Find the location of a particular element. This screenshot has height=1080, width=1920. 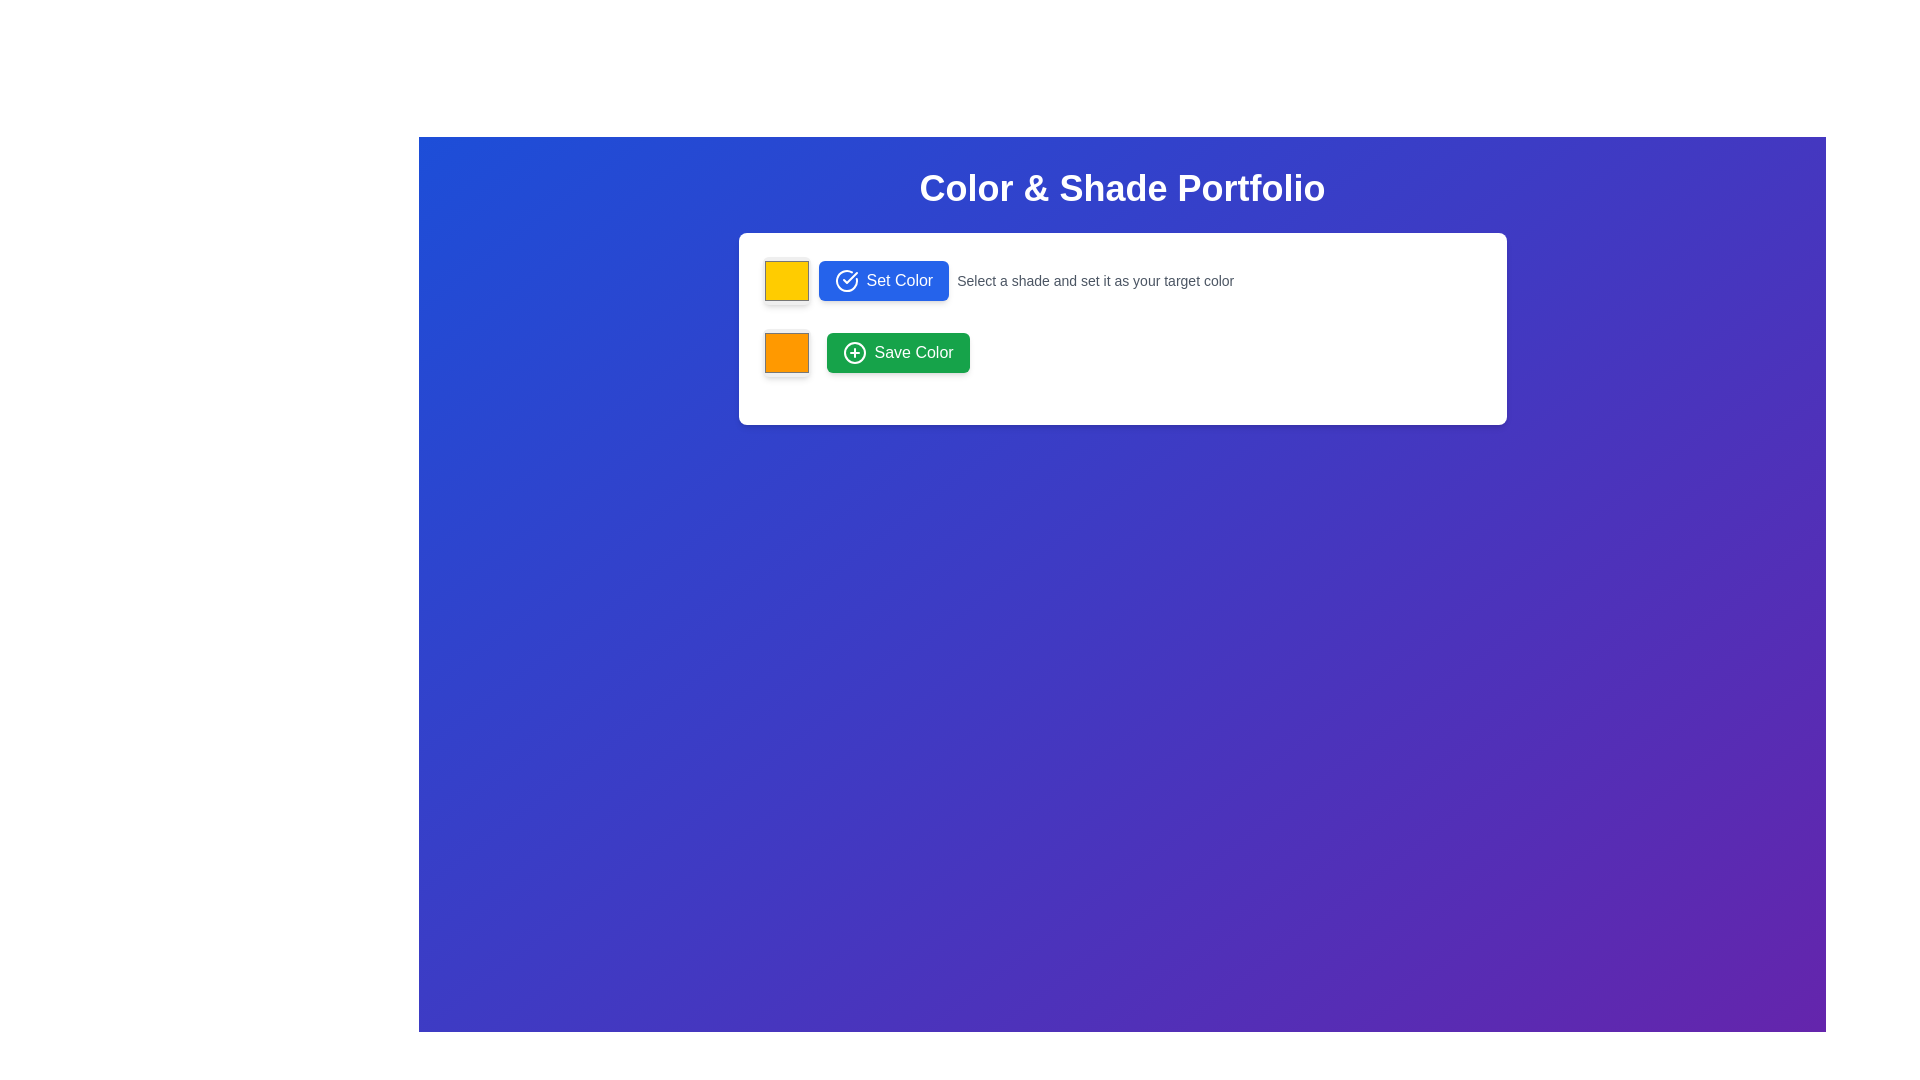

the static text label that reads 'Select a shade and set it as your target color', which is positioned to the right of the 'Set Color' button and a yellow color preview square is located at coordinates (1094, 281).